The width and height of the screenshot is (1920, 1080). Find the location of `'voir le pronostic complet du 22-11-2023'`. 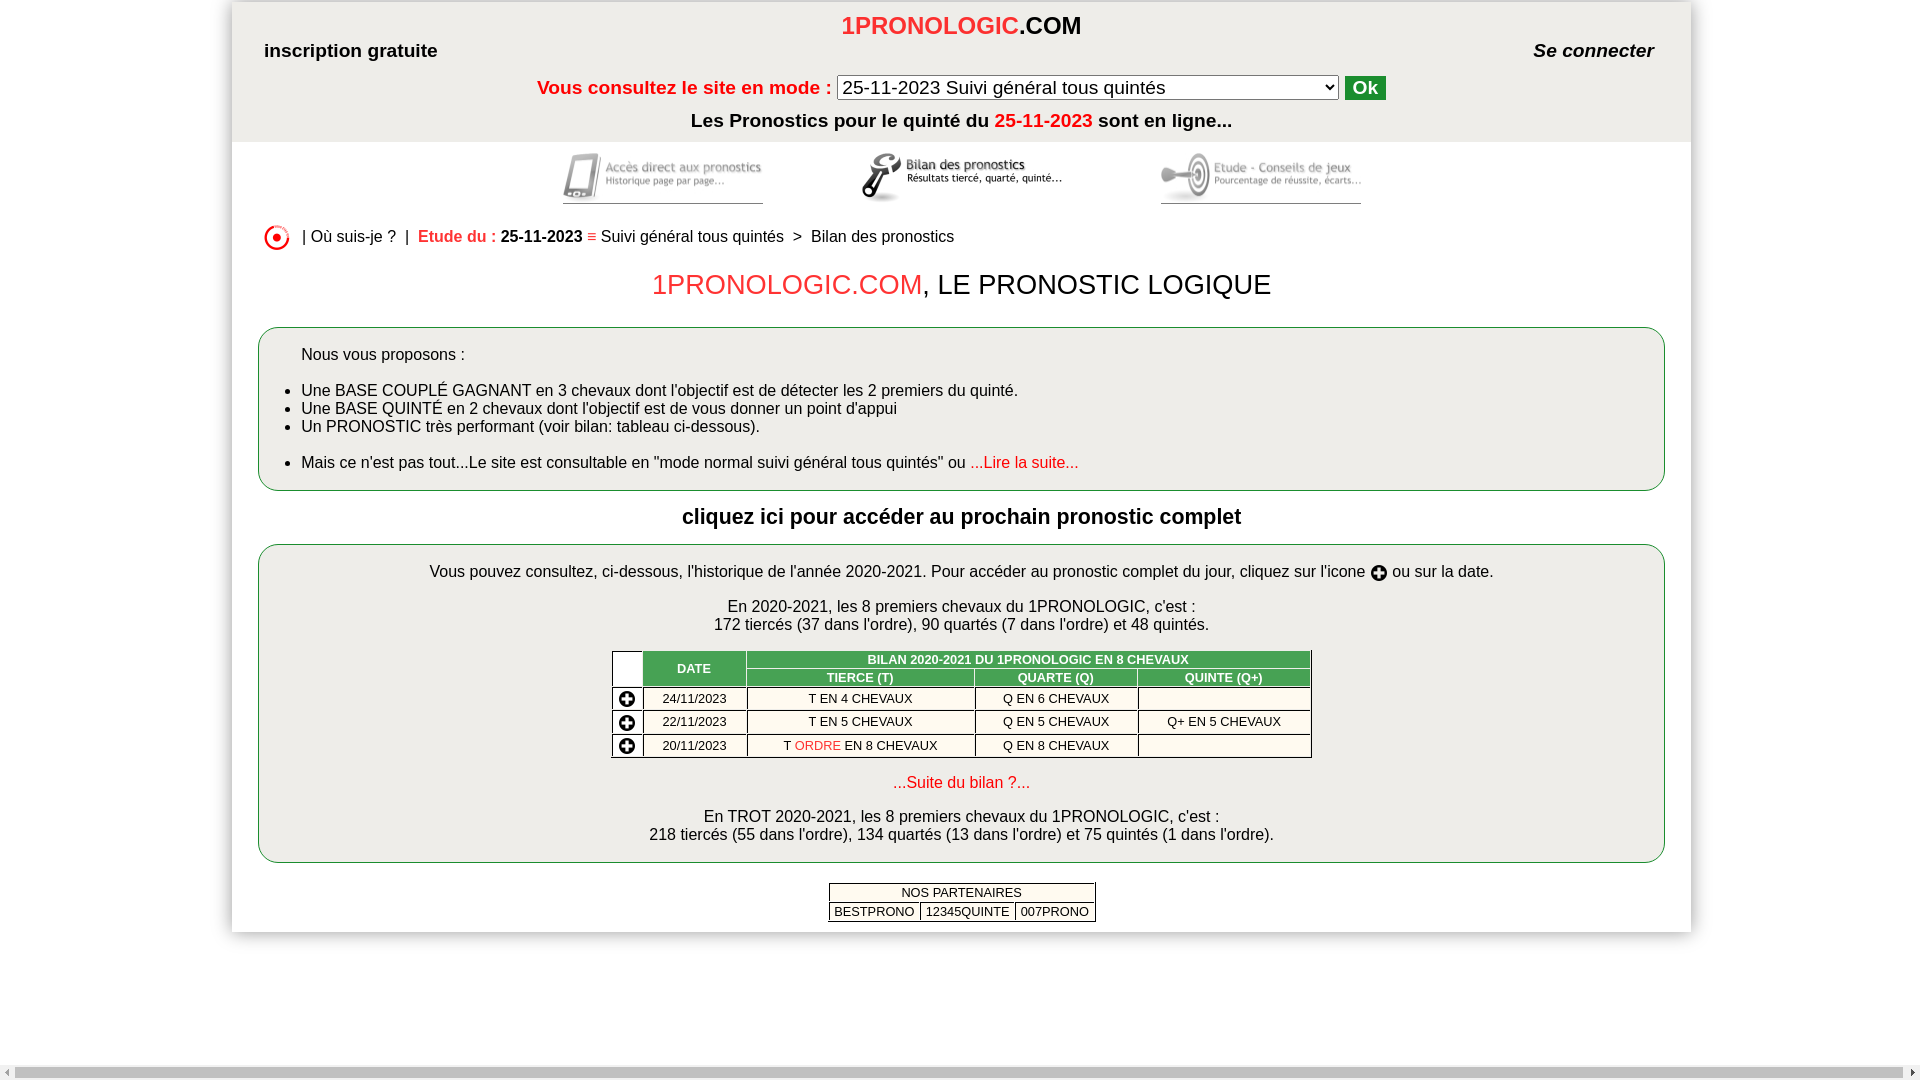

'voir le pronostic complet du 22-11-2023' is located at coordinates (626, 720).